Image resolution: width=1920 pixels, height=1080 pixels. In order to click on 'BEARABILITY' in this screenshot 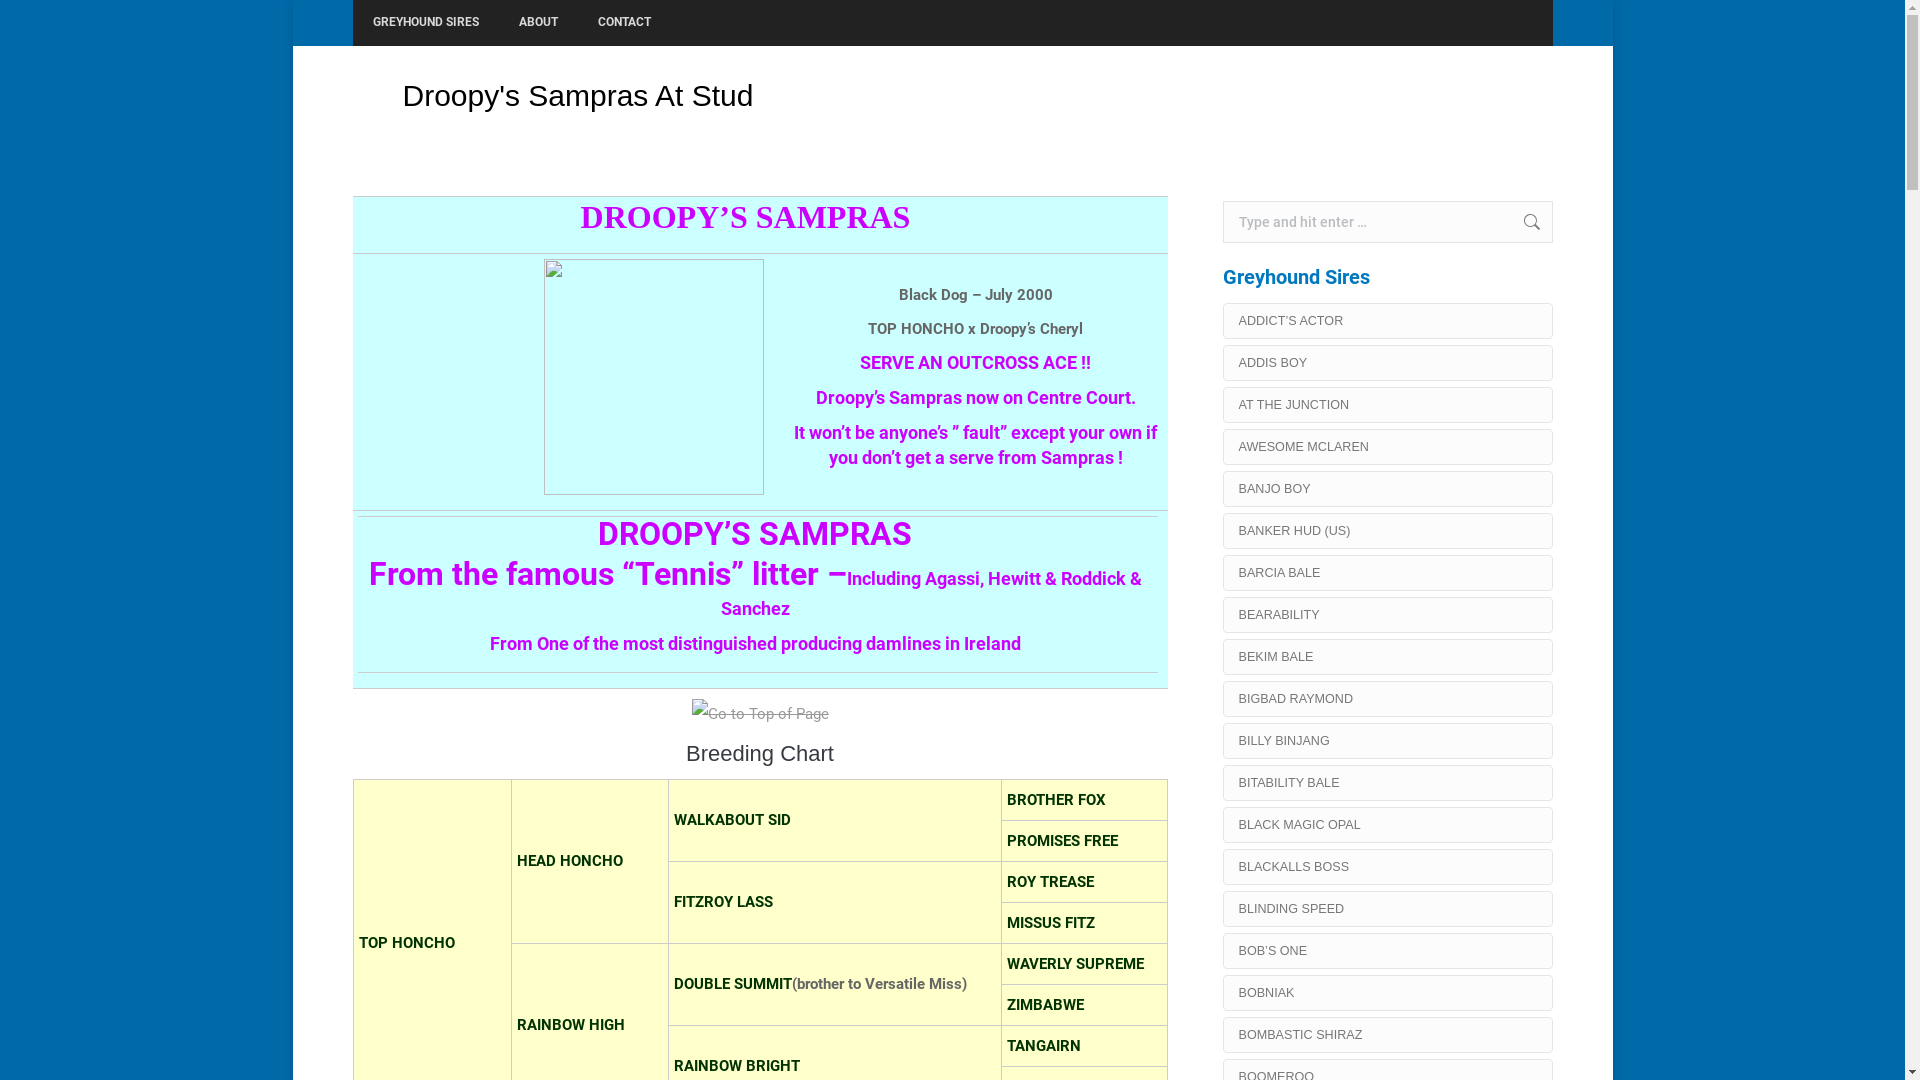, I will do `click(1386, 613)`.